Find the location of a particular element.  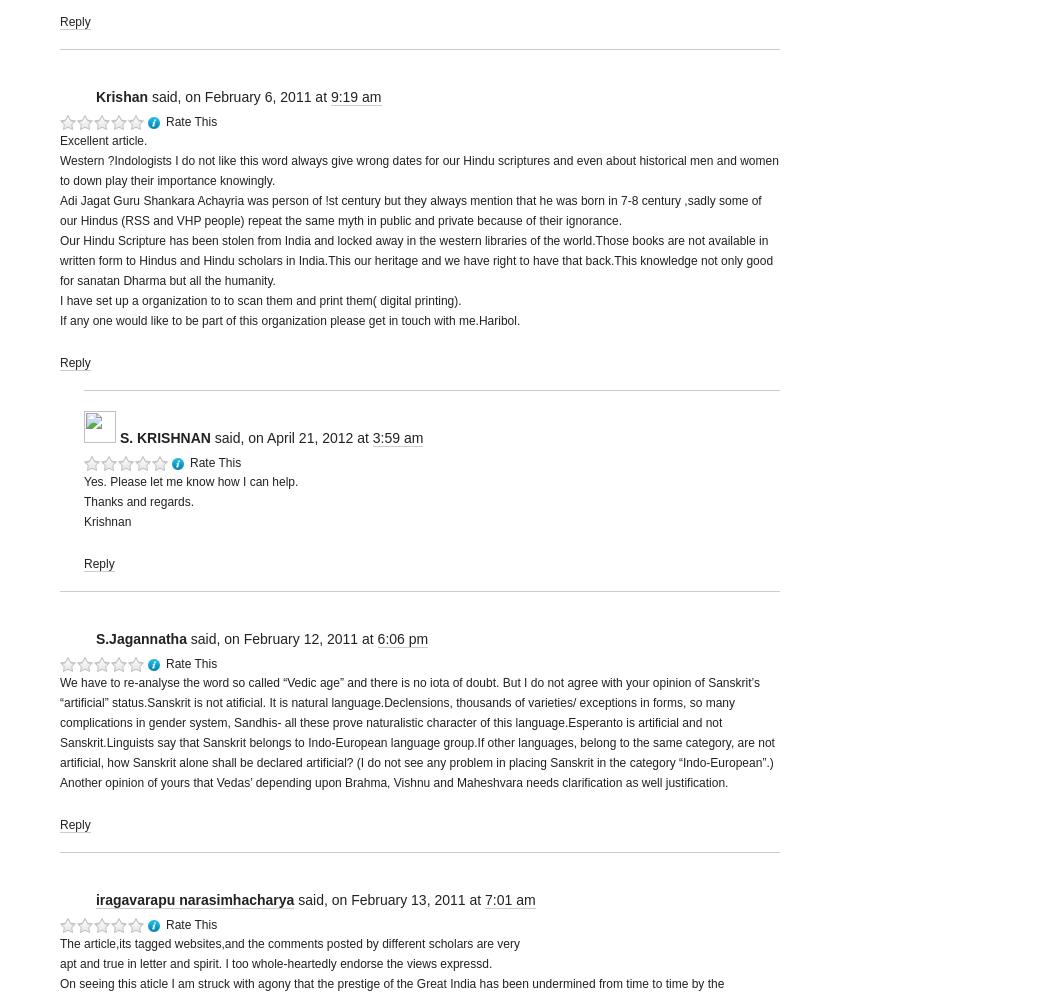

'We have to re-analyse the word so called “Vedic age” and there is no iota of doubt. But I do not agree with your opinion of Sanskrit’s “artificial” status.Sanskrit is  not atificial. It  is natural language.Declensions, thousands of varieties/ exceptions in forms, so many complications in gender system, Sandhis- all these prove naturalistic character of this language.Esperanto is  artificial and not Sanskrit.Linguists say that Sanskrit belongs to Indo-European language group.If other languages, belong to the same category, are not artificial, how Sanskrit alone shall be declared artificial? (I do not see any problem in   placing Sanskrit in the category “Indo-European”.) Another opinion of yours that Vedas’ depending upon Brahma, Vishnu and Maheshvara needs clarification as well justification.' is located at coordinates (415, 732).